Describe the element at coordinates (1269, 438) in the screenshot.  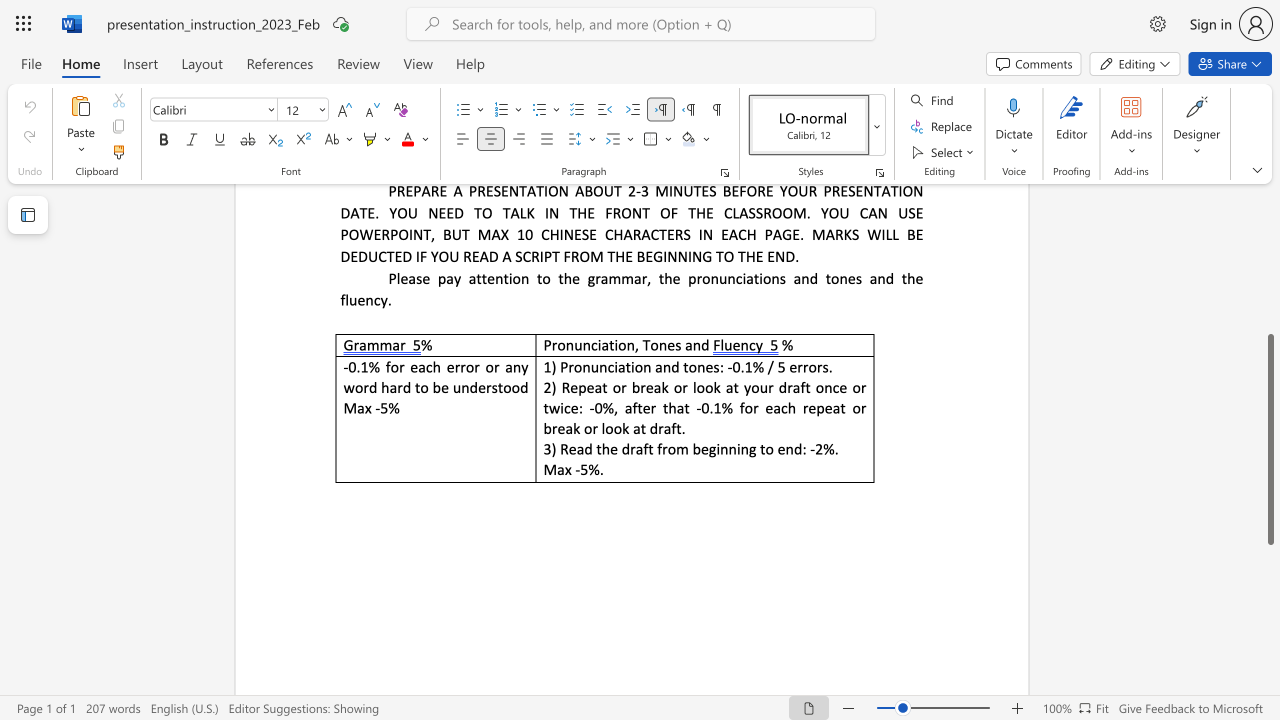
I see `the scrollbar and move up 40 pixels` at that location.